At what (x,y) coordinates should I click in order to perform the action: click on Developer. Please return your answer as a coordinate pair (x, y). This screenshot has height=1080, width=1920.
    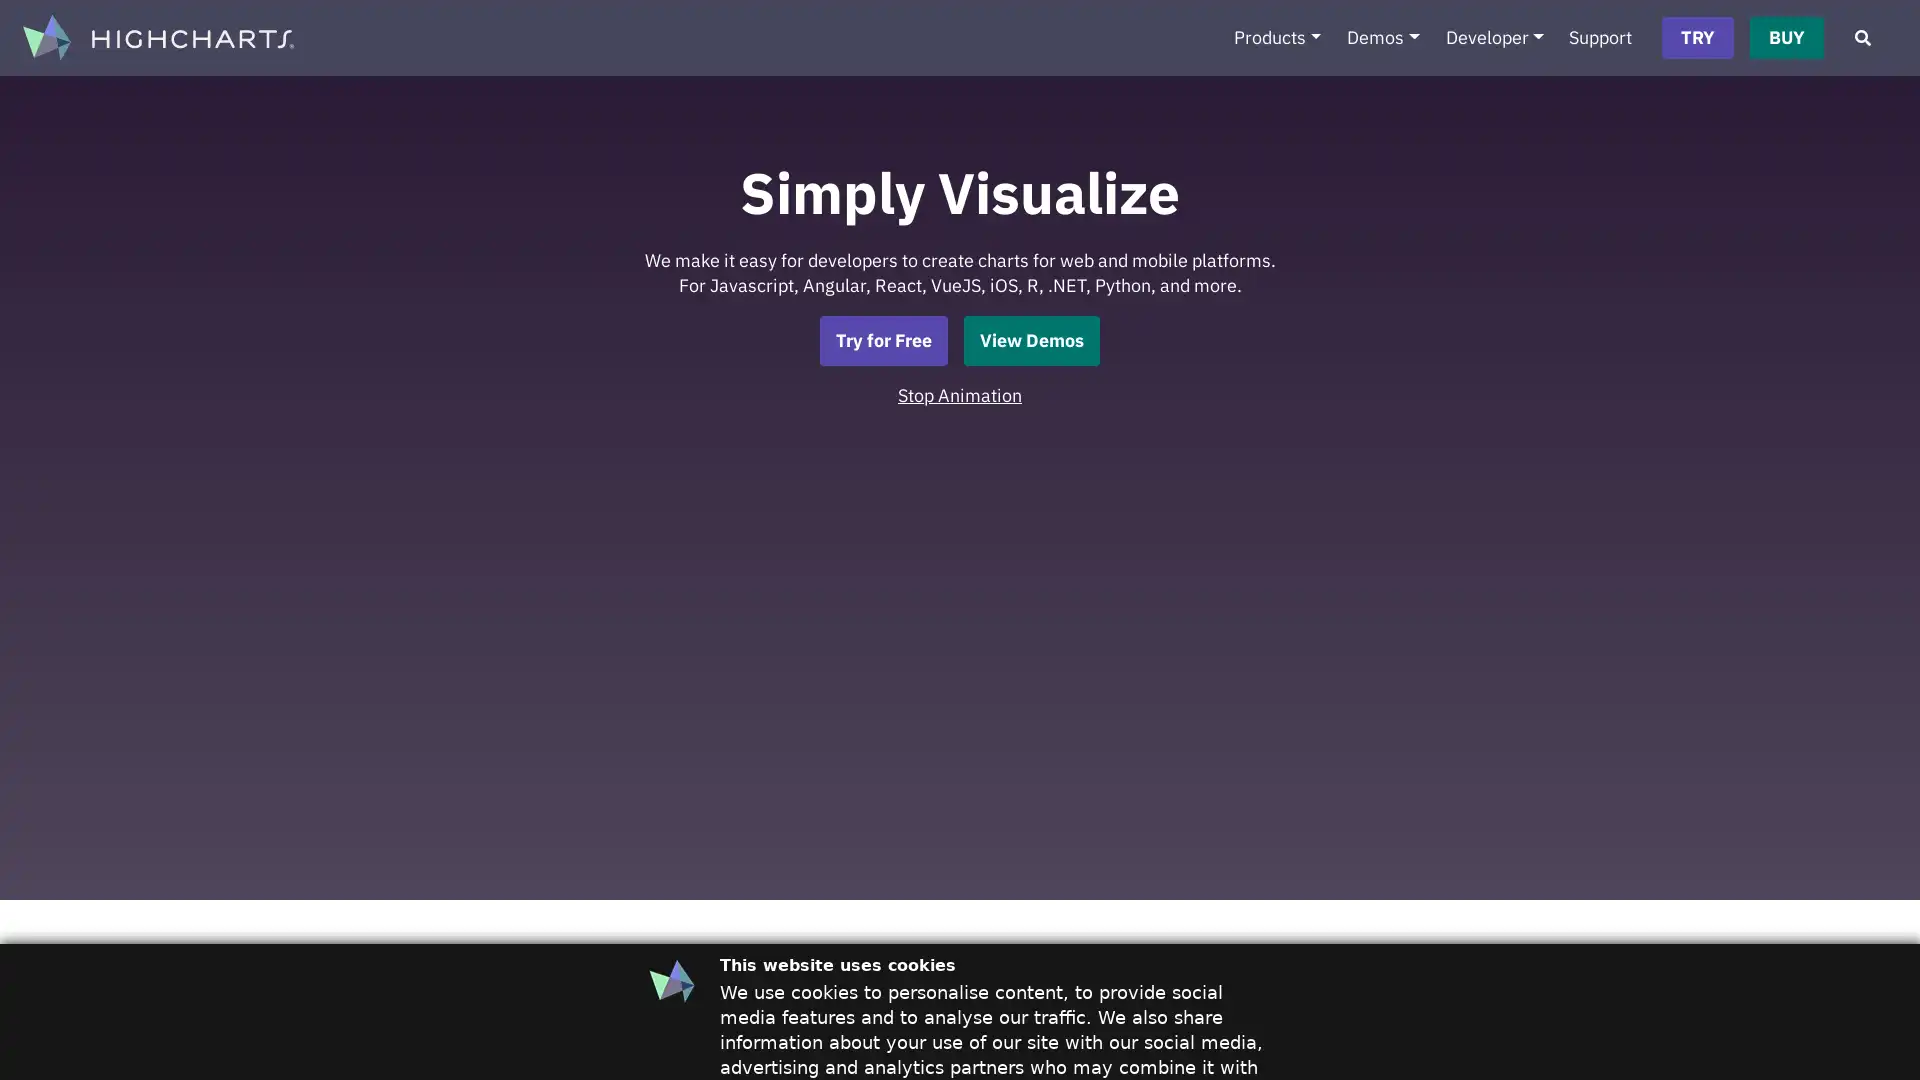
    Looking at the image, I should click on (1494, 38).